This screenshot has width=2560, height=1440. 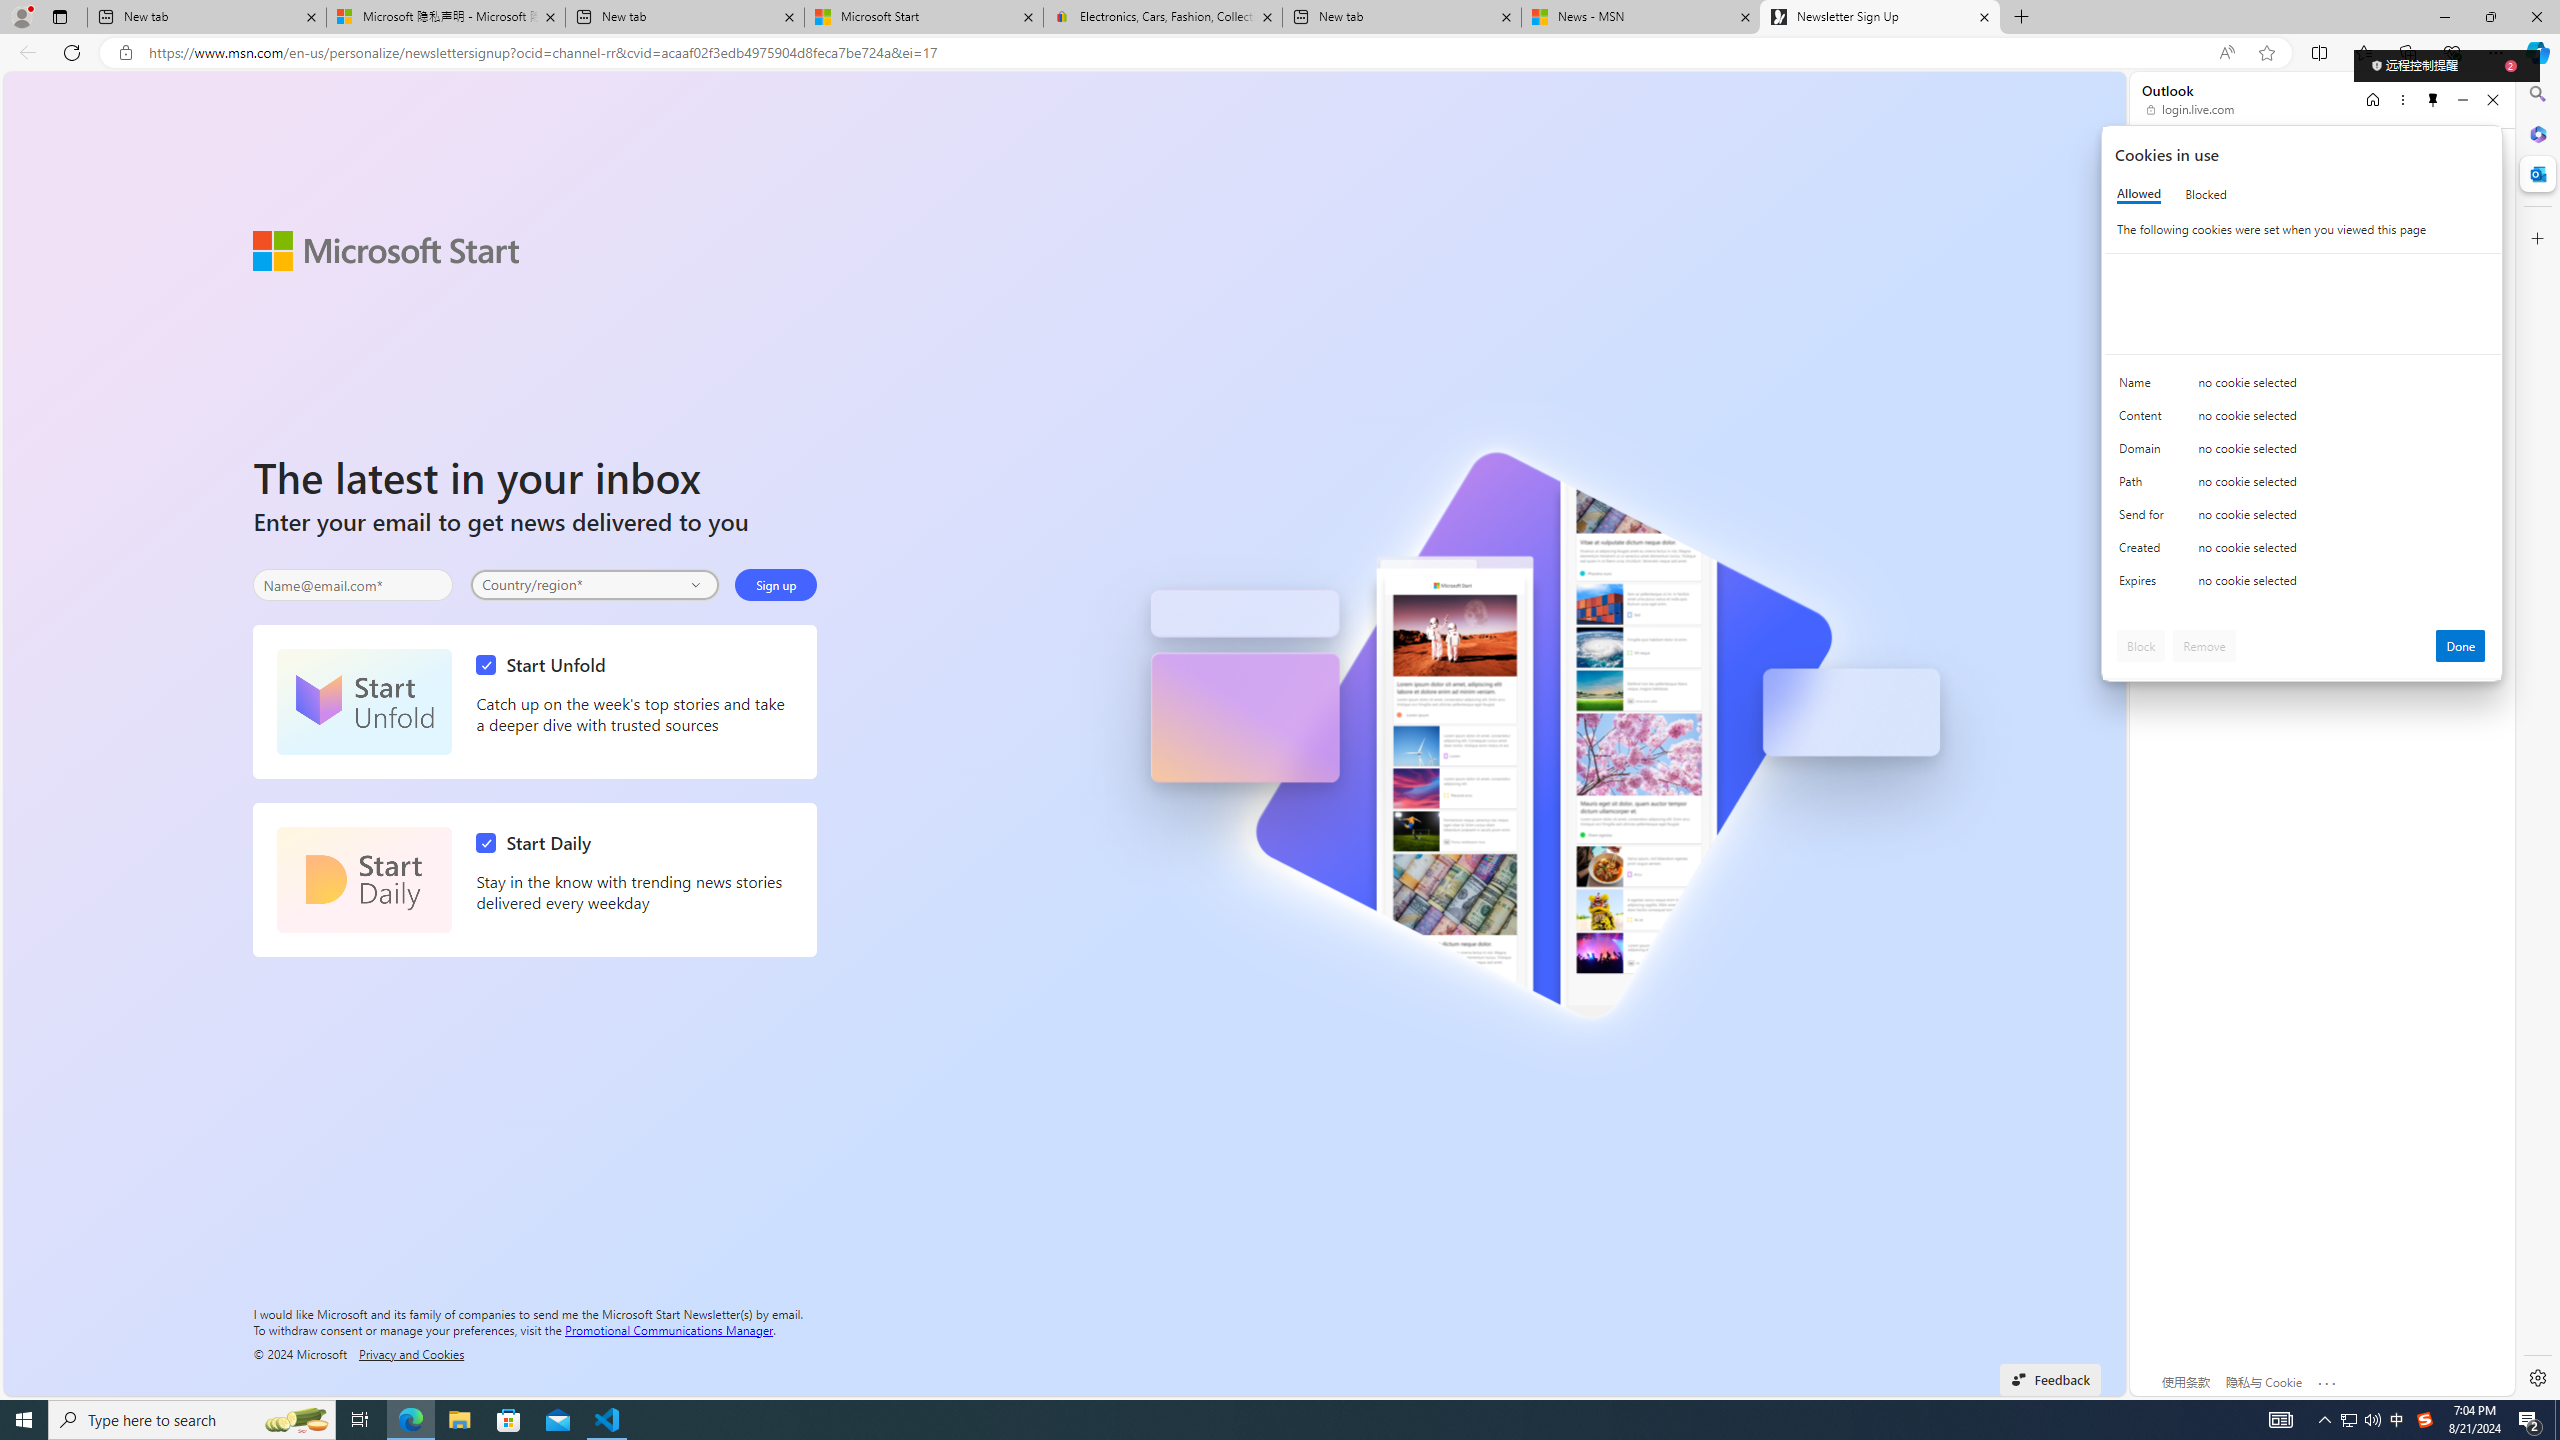 What do you see at coordinates (2144, 518) in the screenshot?
I see `'Send for'` at bounding box center [2144, 518].